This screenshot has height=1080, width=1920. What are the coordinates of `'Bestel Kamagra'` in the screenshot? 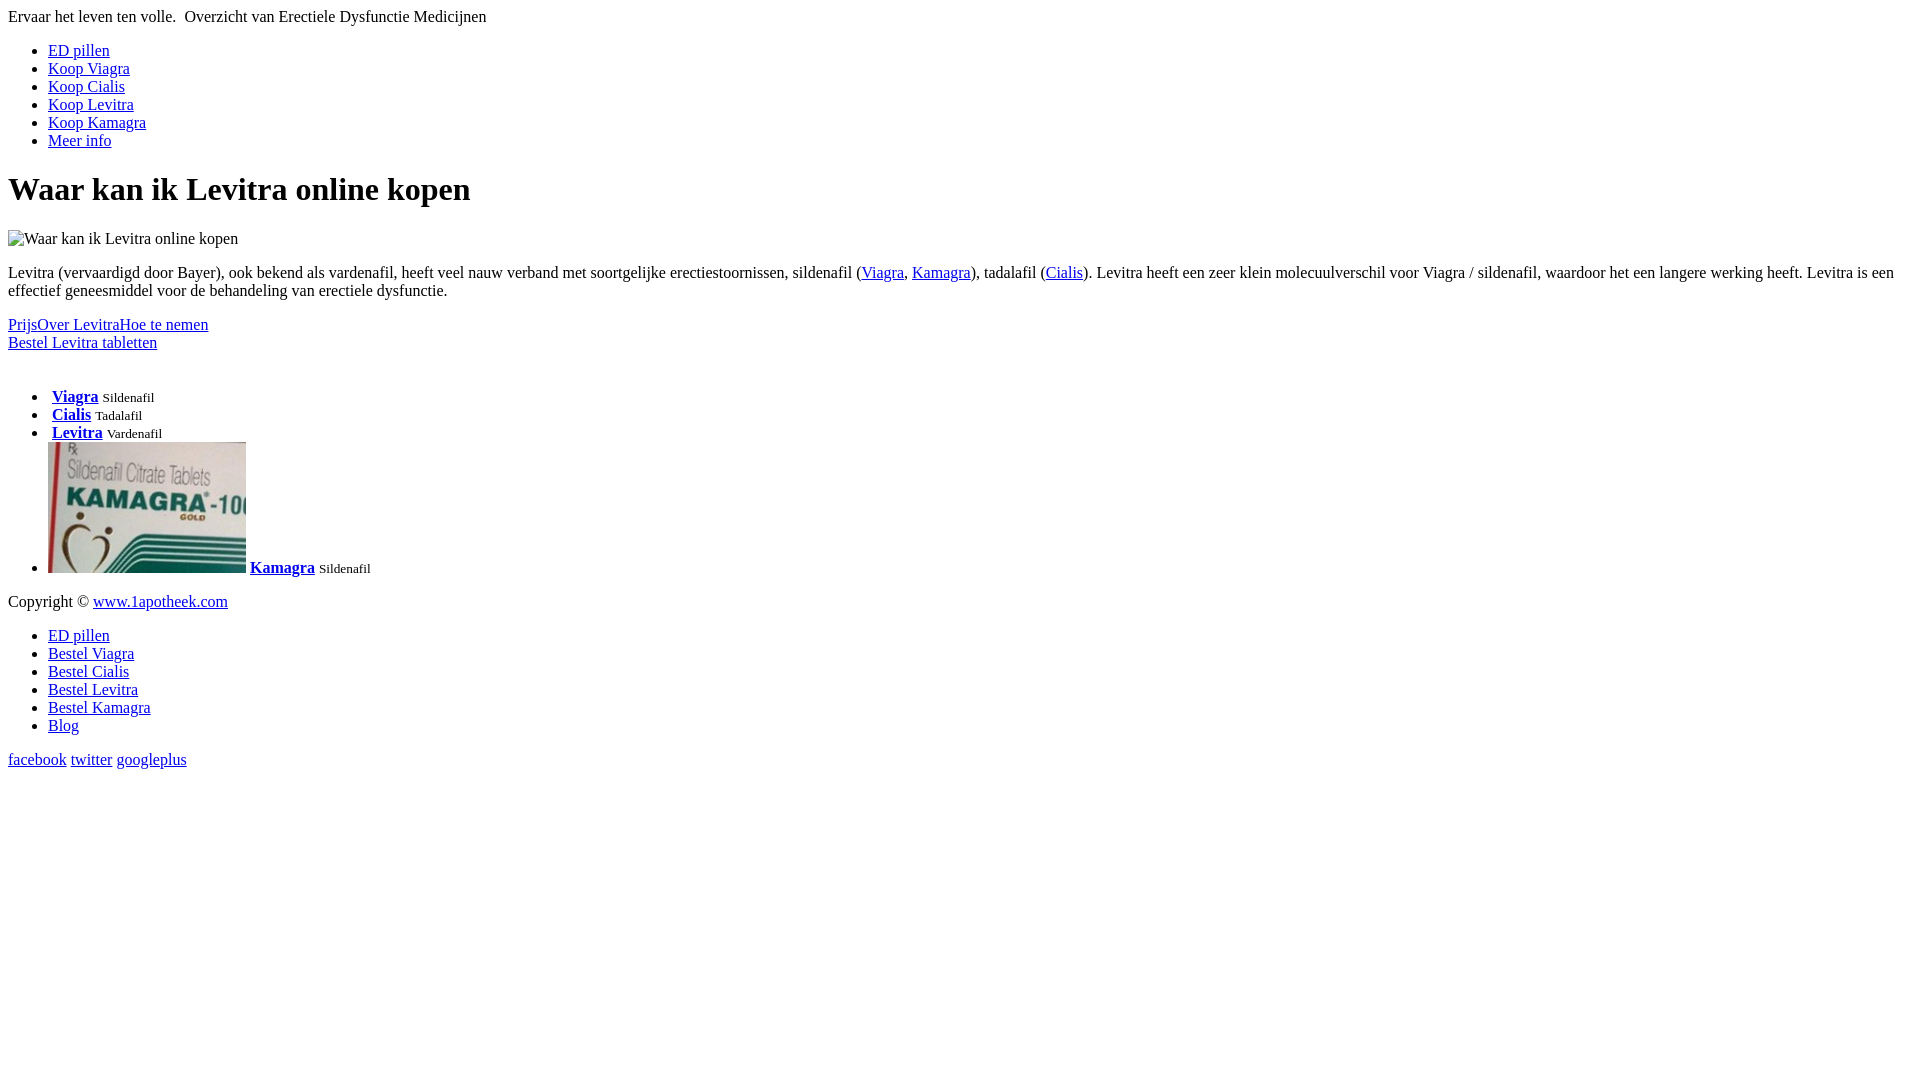 It's located at (98, 706).